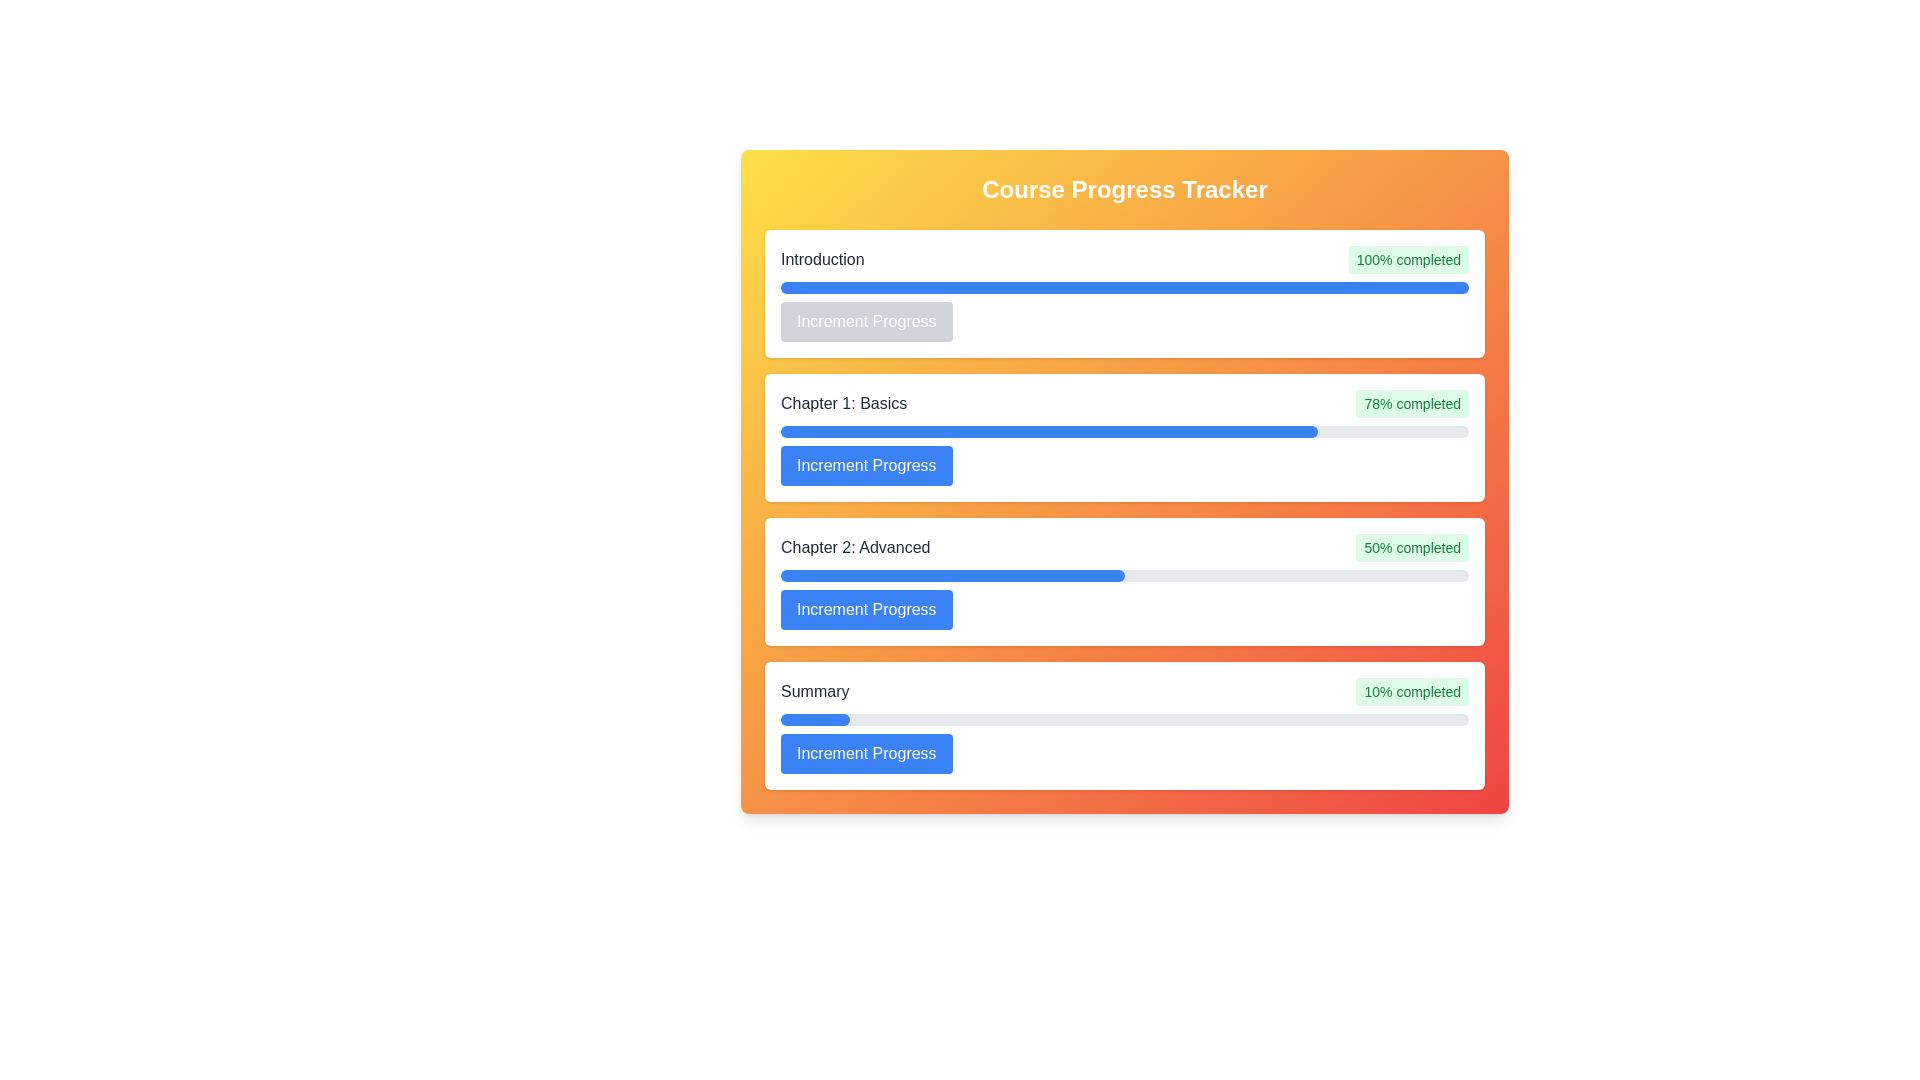 This screenshot has width=1920, height=1080. What do you see at coordinates (866, 466) in the screenshot?
I see `the 'Increment Progress' button located below the horizontal progress bar in the 'Chapter 1: Basics' section to increment progress` at bounding box center [866, 466].